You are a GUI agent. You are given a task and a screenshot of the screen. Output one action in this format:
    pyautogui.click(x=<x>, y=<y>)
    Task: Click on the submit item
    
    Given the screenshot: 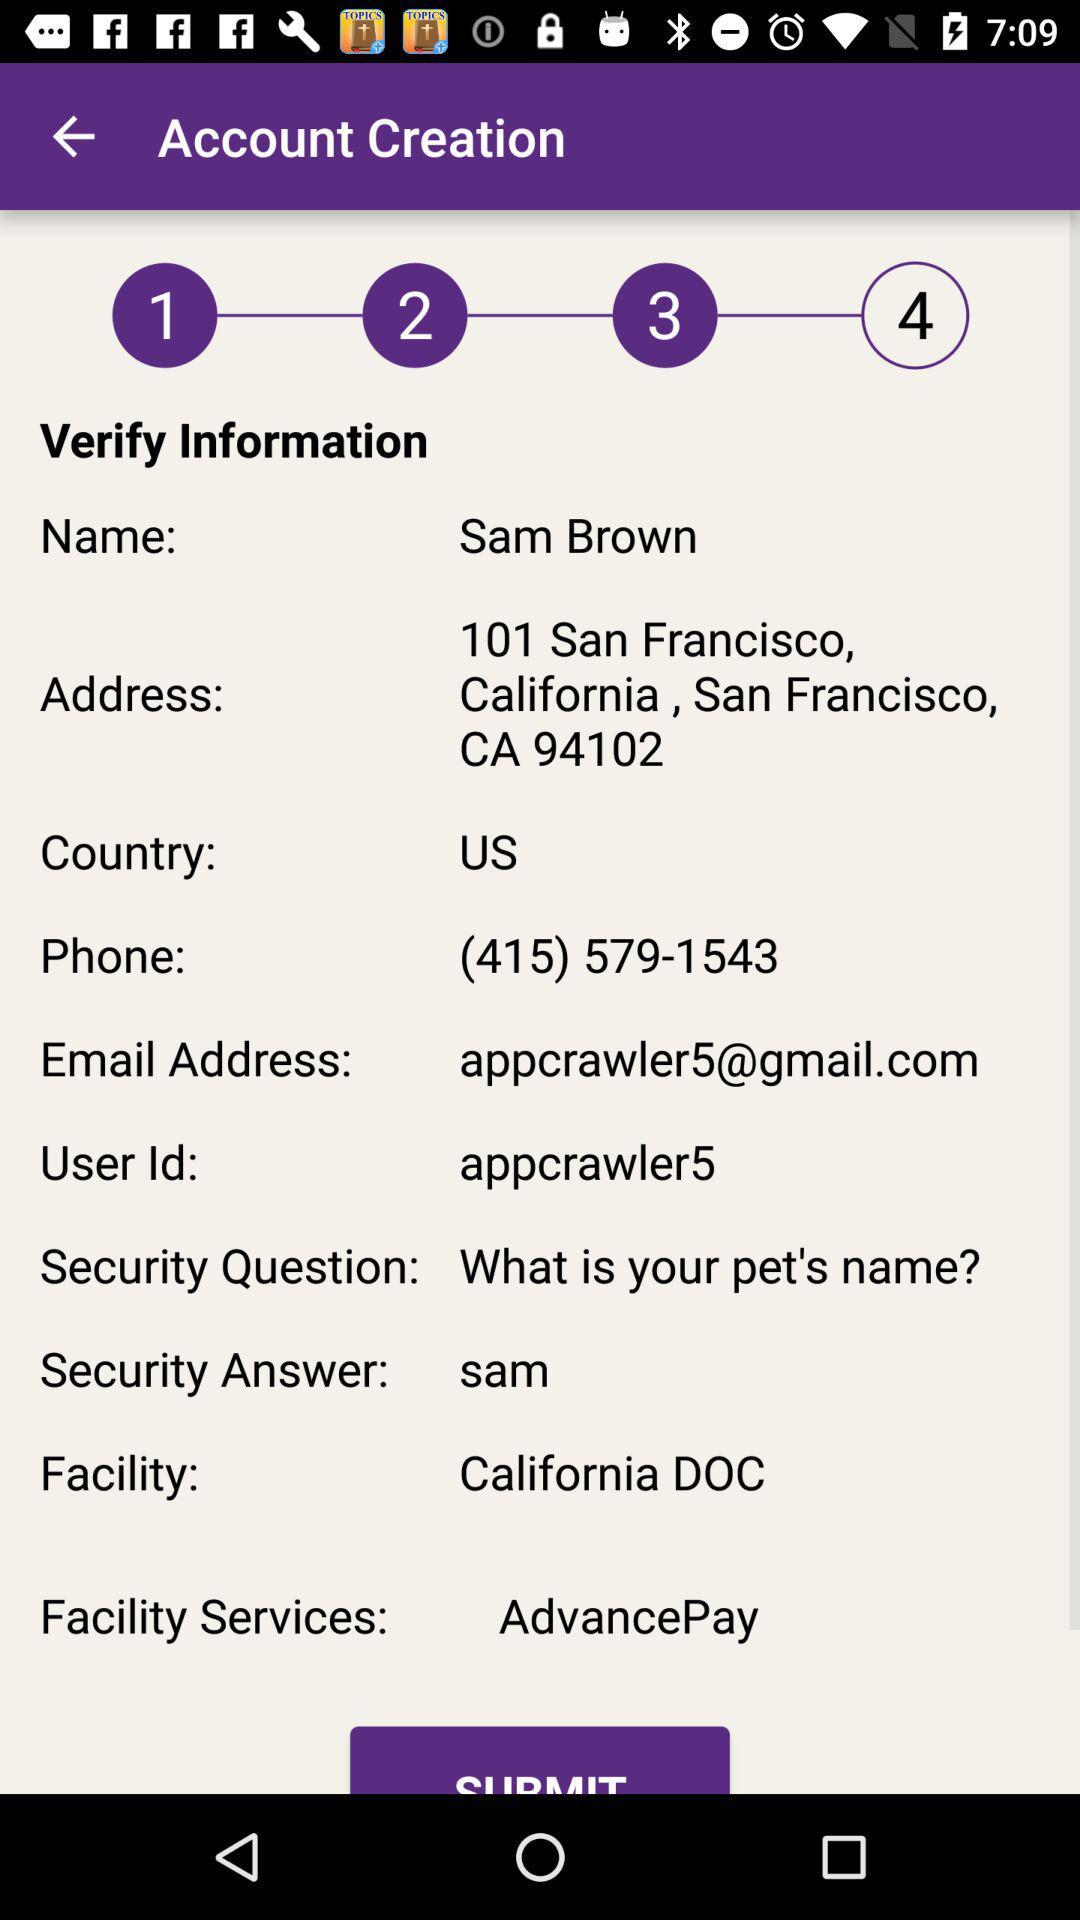 What is the action you would take?
    pyautogui.click(x=540, y=1760)
    